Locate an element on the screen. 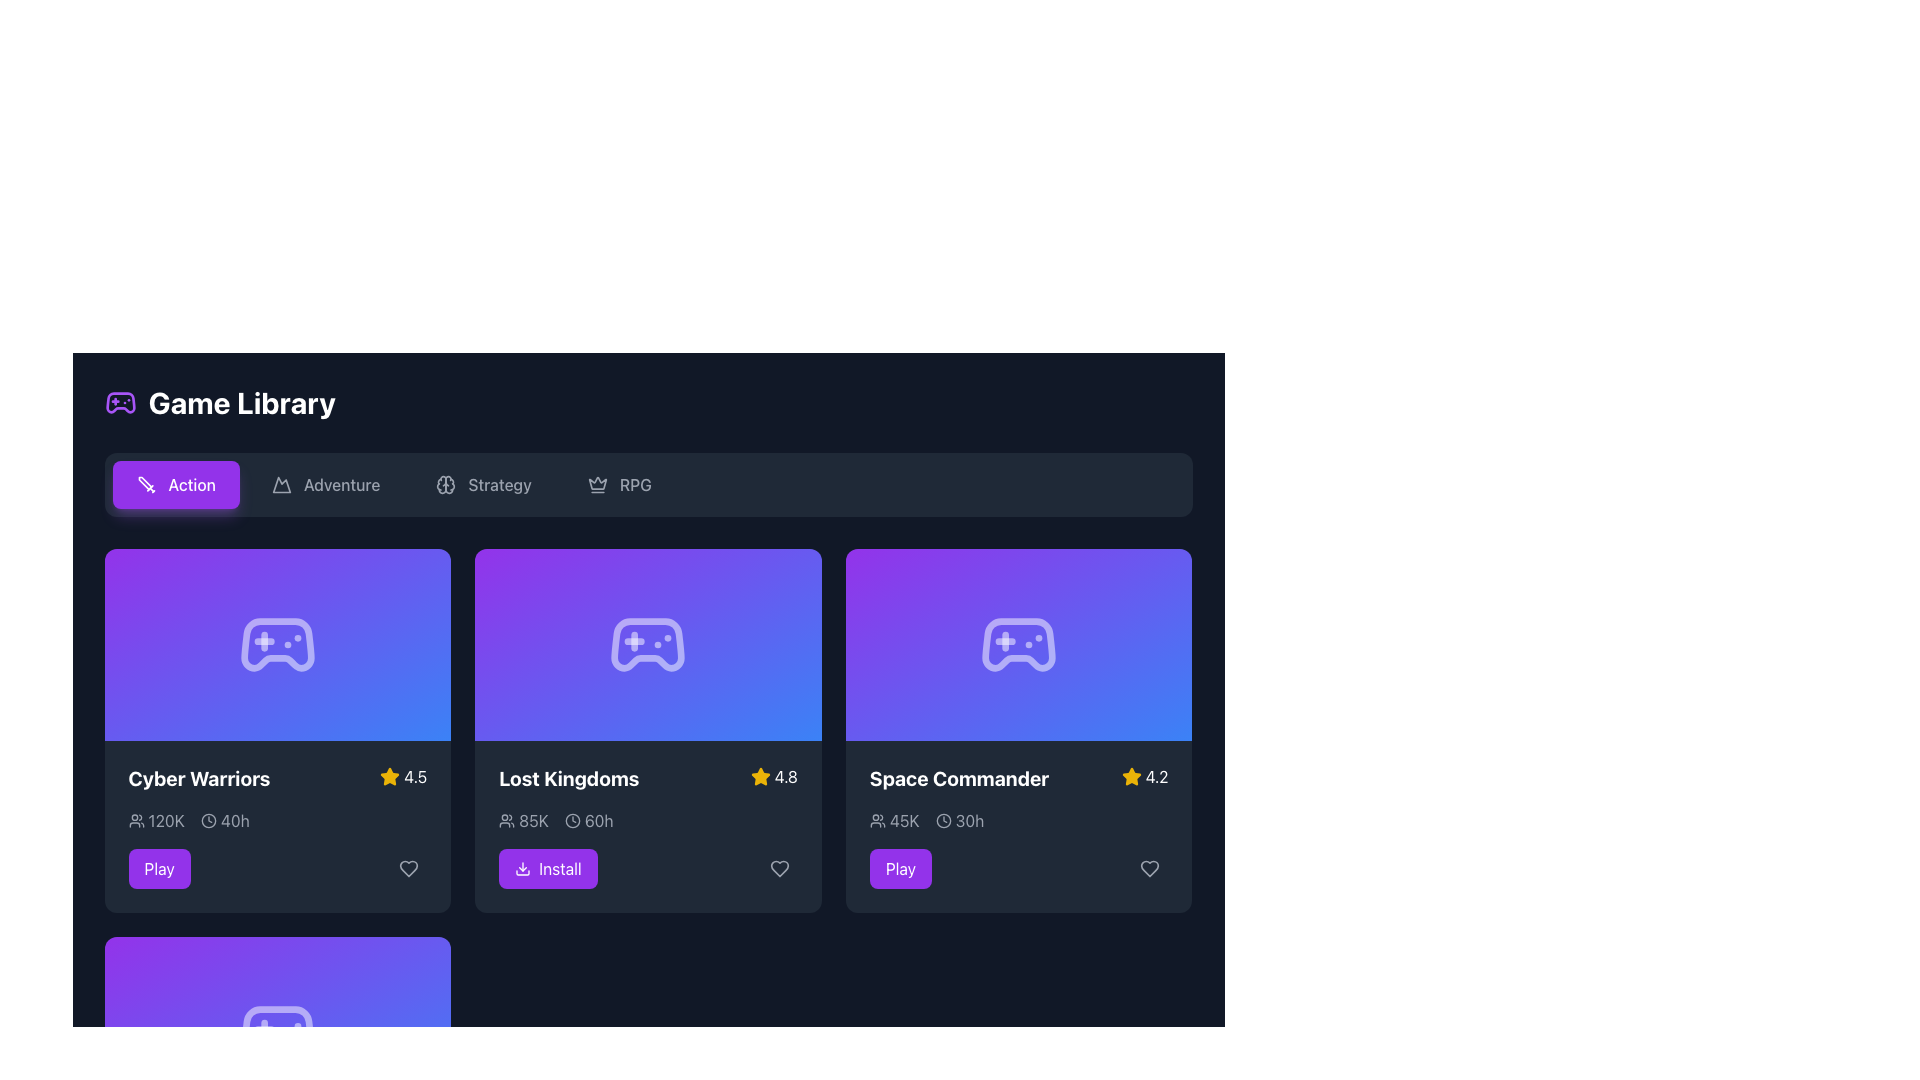 The image size is (1920, 1080). the 'Space Commander' game icon located in the third card of the horizontal row is located at coordinates (1019, 644).